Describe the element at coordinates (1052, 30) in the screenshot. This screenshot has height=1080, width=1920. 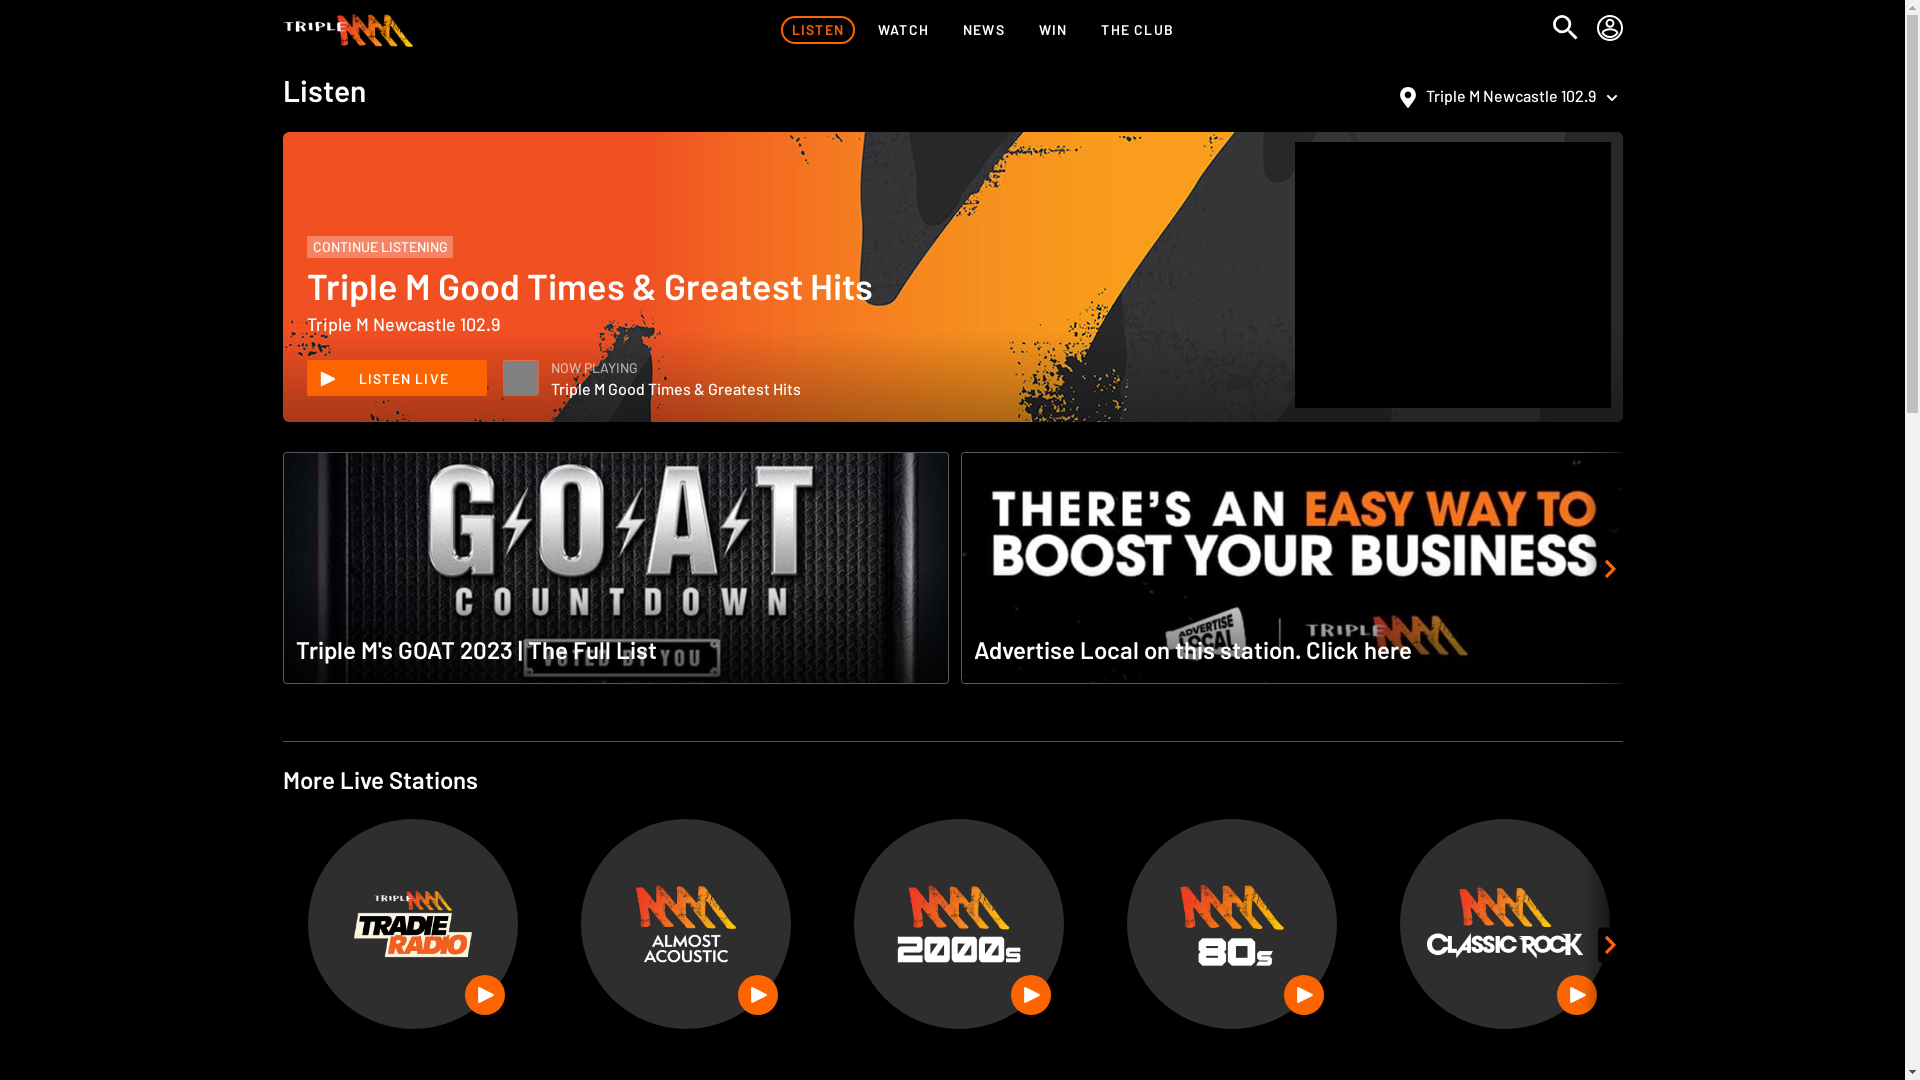
I see `'WIN'` at that location.